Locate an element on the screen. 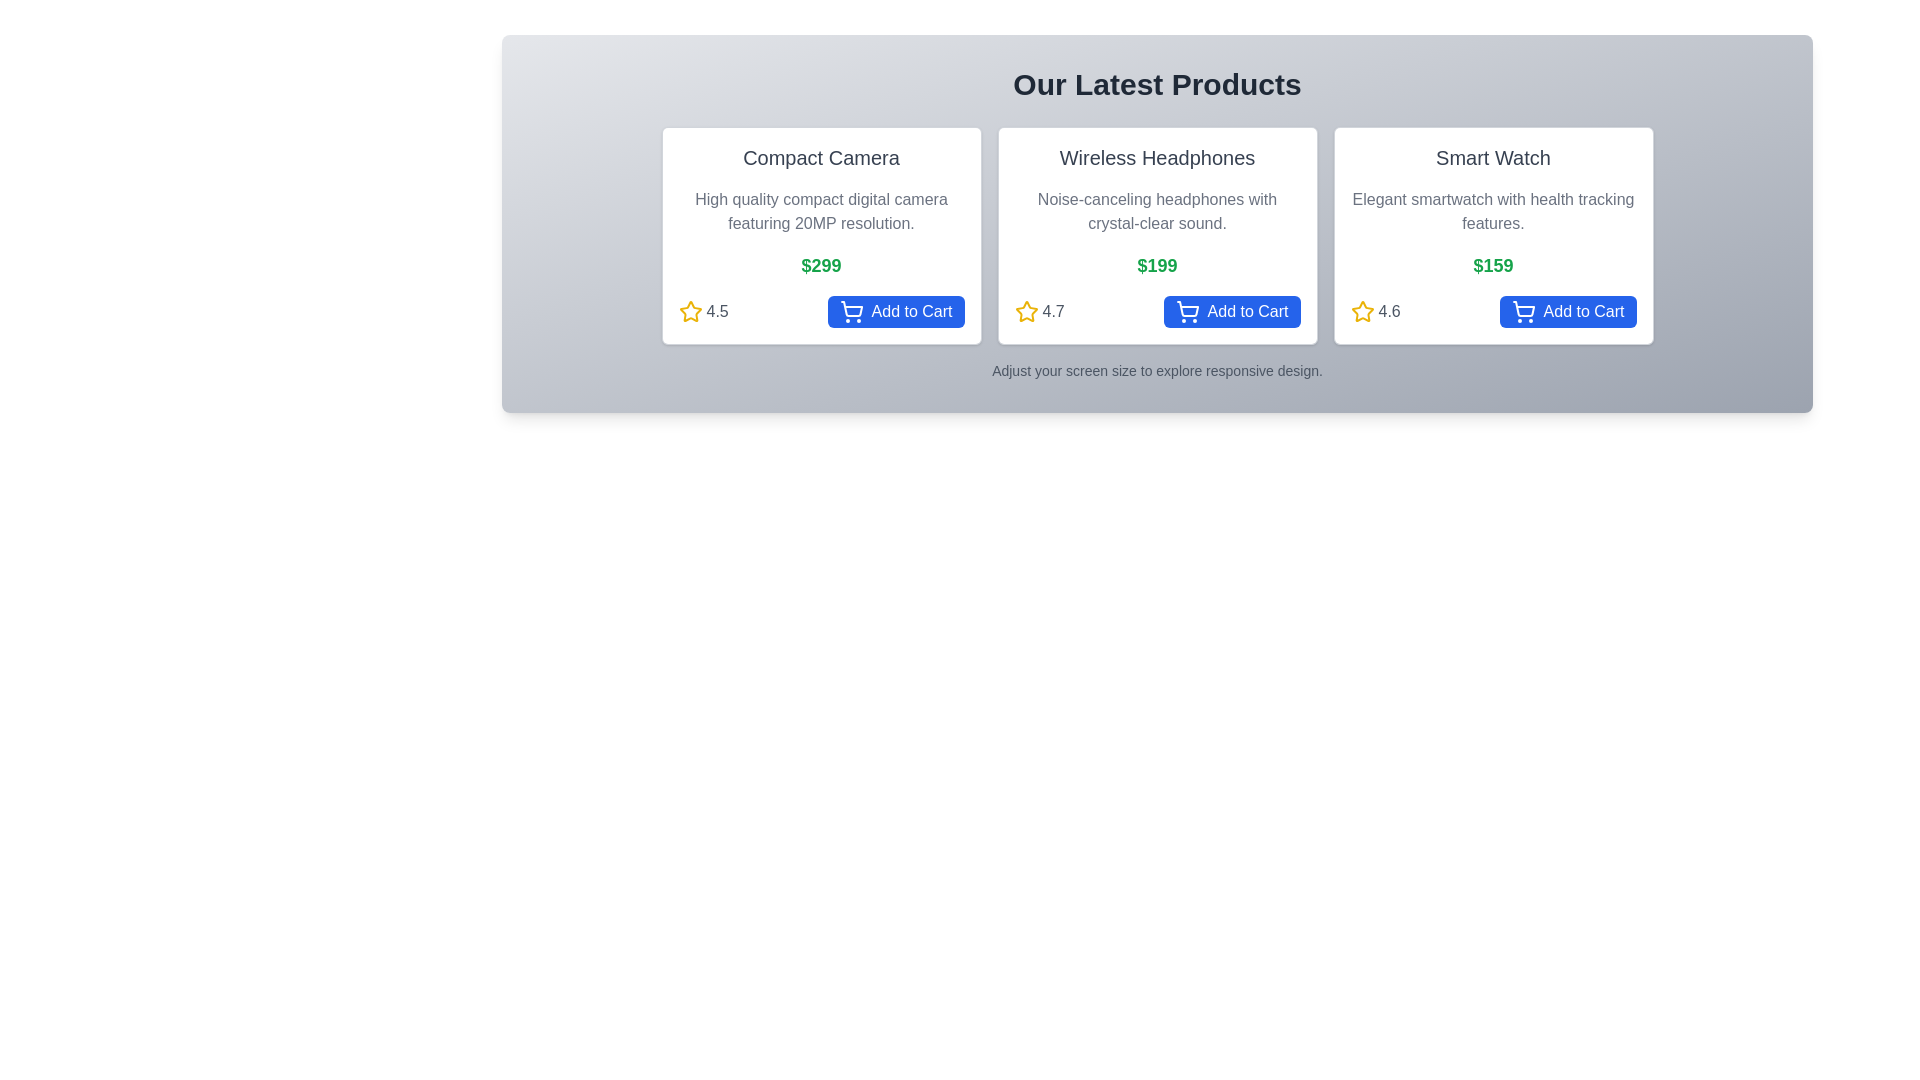 The width and height of the screenshot is (1920, 1080). the yellow star icon representing the rating or favorite feature located to the left of the numeric rating '4.5' in the first product card of the Compact Camera listing is located at coordinates (690, 312).